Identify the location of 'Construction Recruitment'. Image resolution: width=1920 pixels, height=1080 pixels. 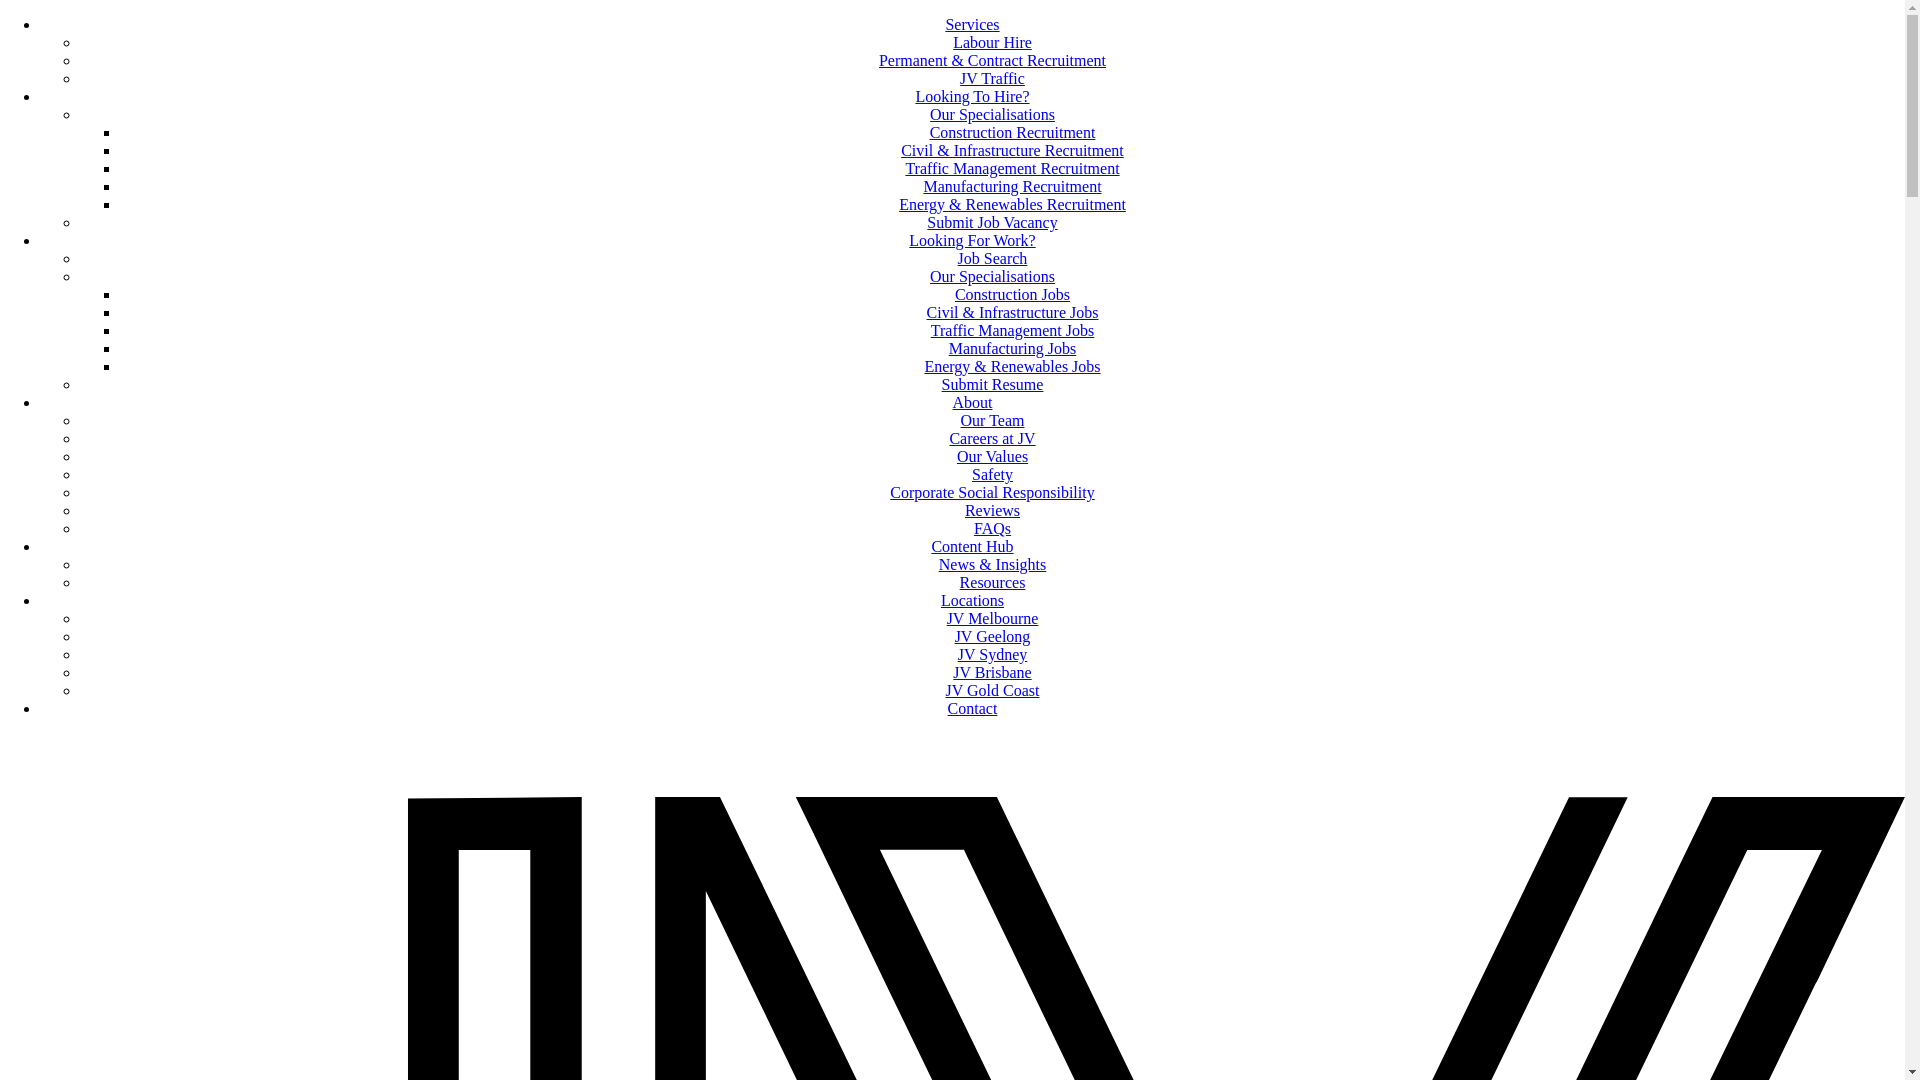
(1012, 132).